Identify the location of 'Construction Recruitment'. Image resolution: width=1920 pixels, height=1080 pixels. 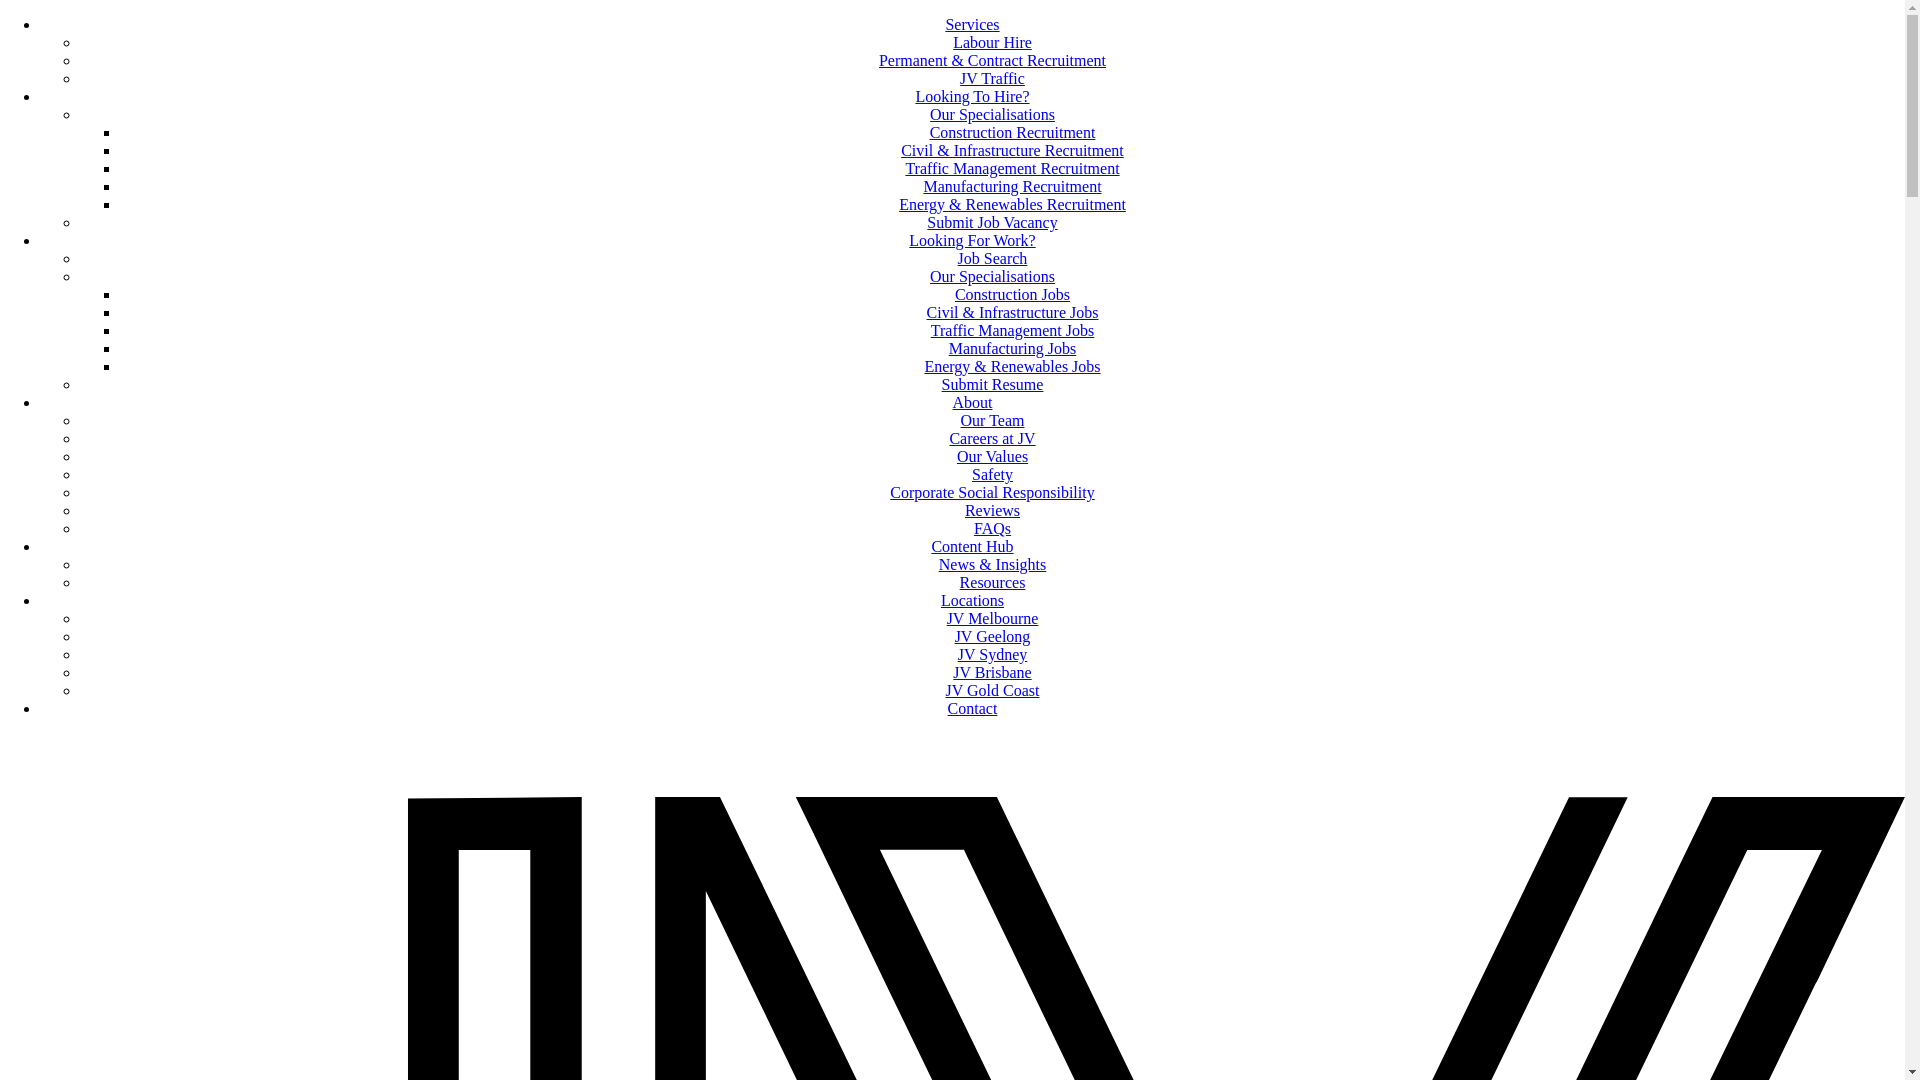
(1012, 132).